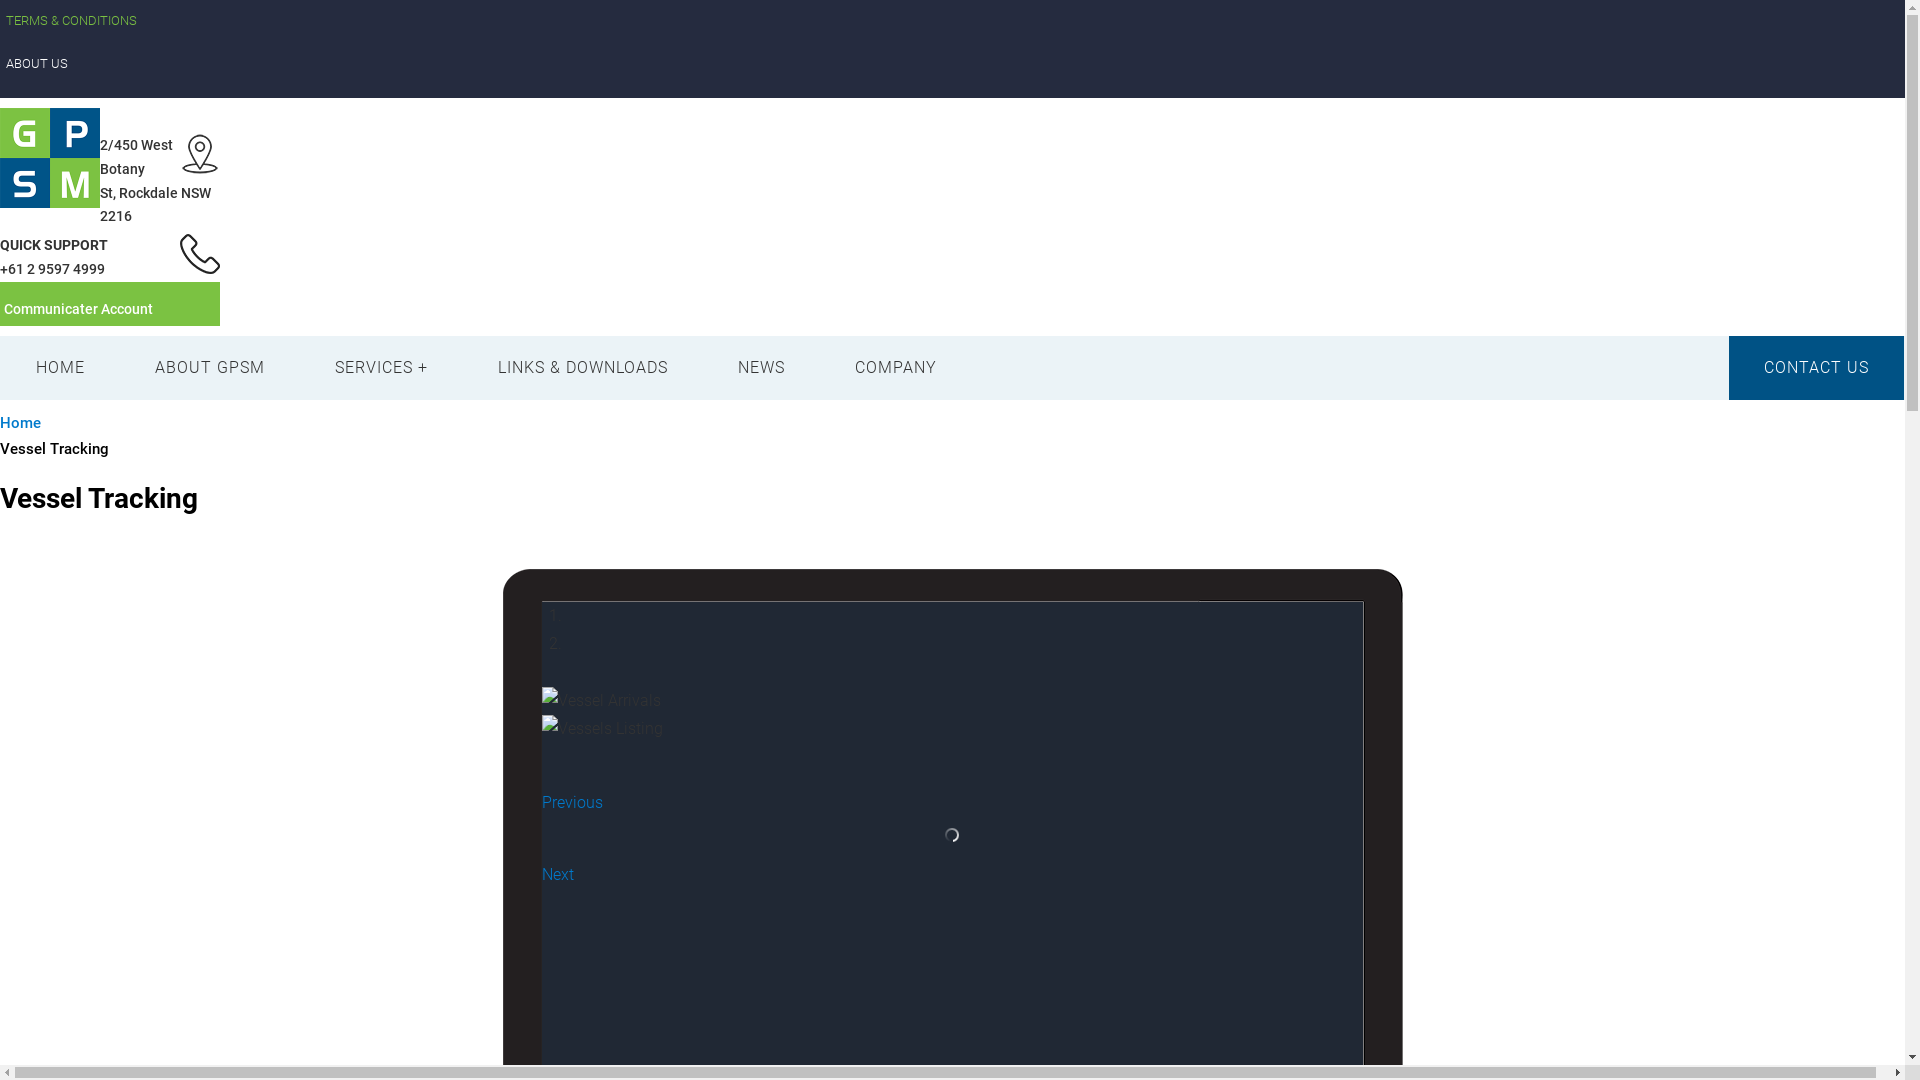 The image size is (1920, 1080). Describe the element at coordinates (78, 308) in the screenshot. I see `'Communicater Account'` at that location.